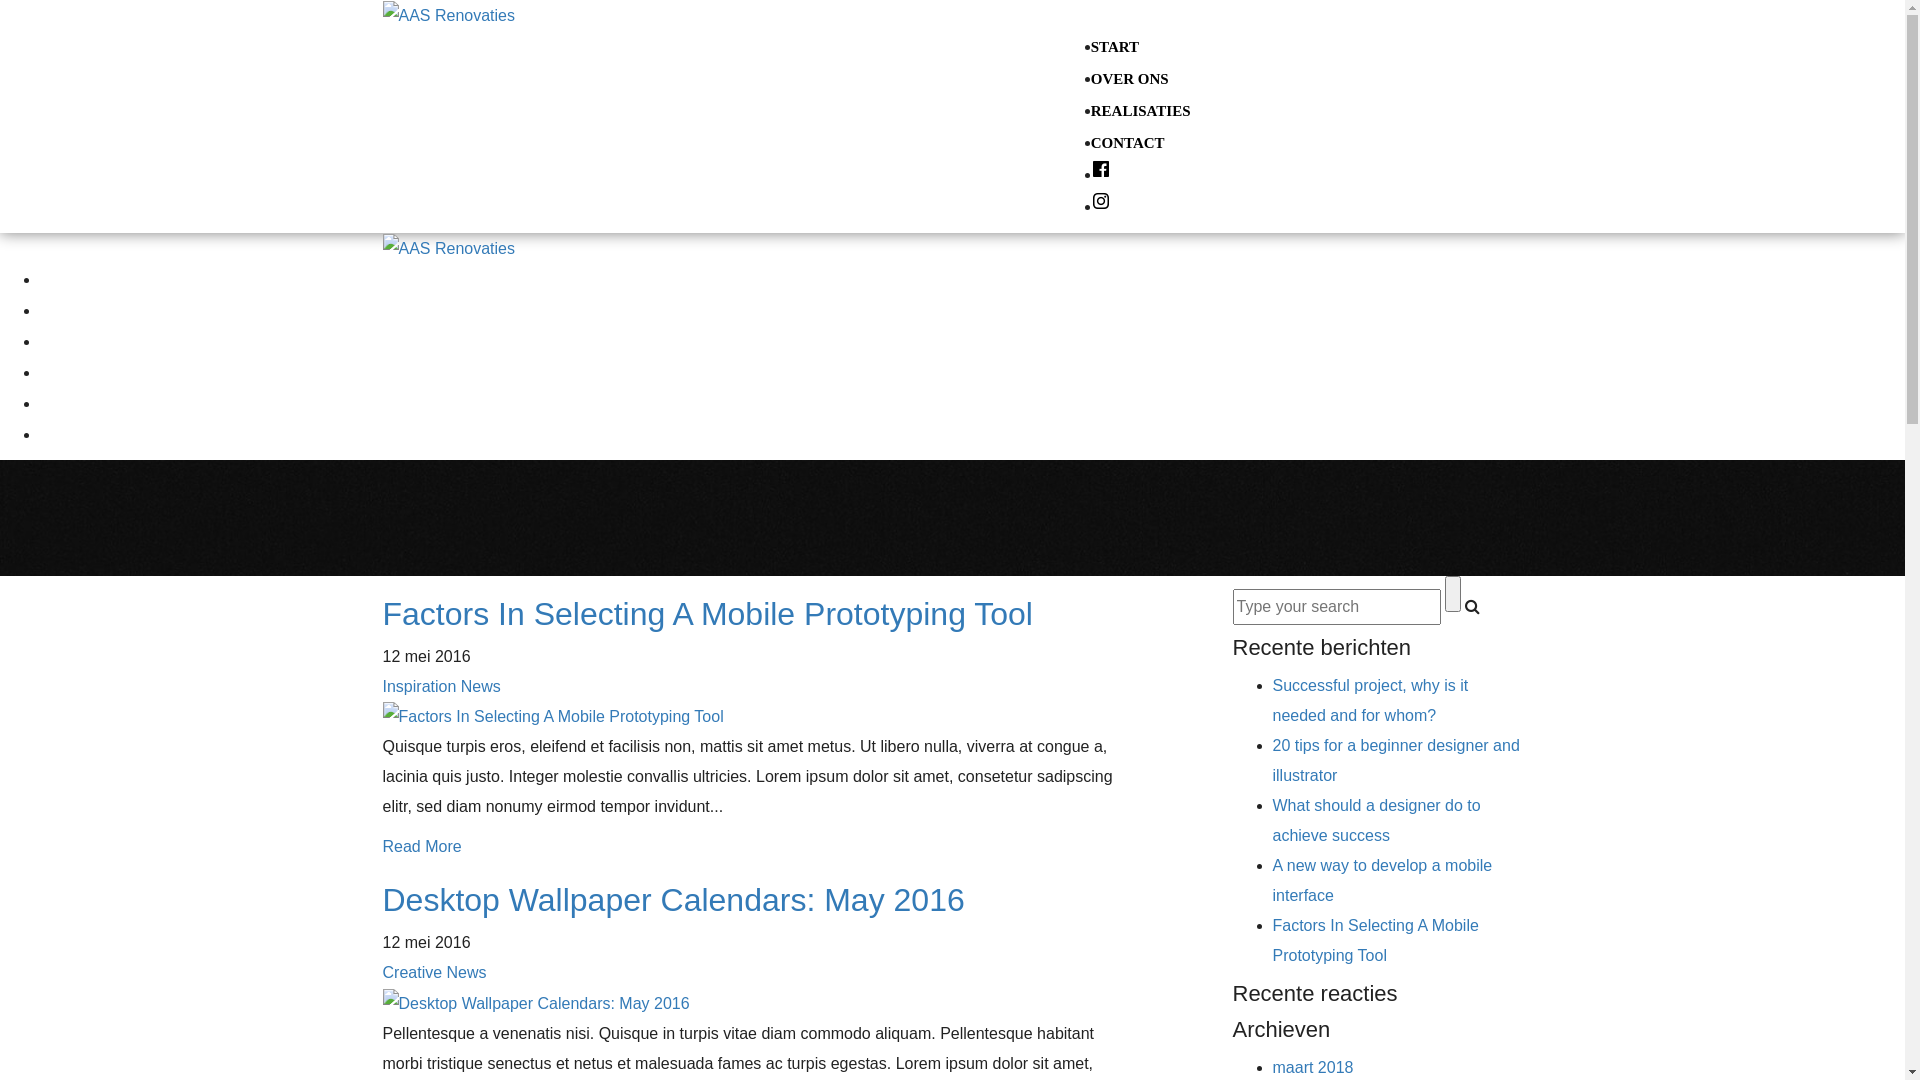 The height and width of the screenshot is (1080, 1920). Describe the element at coordinates (465, 971) in the screenshot. I see `'News'` at that location.